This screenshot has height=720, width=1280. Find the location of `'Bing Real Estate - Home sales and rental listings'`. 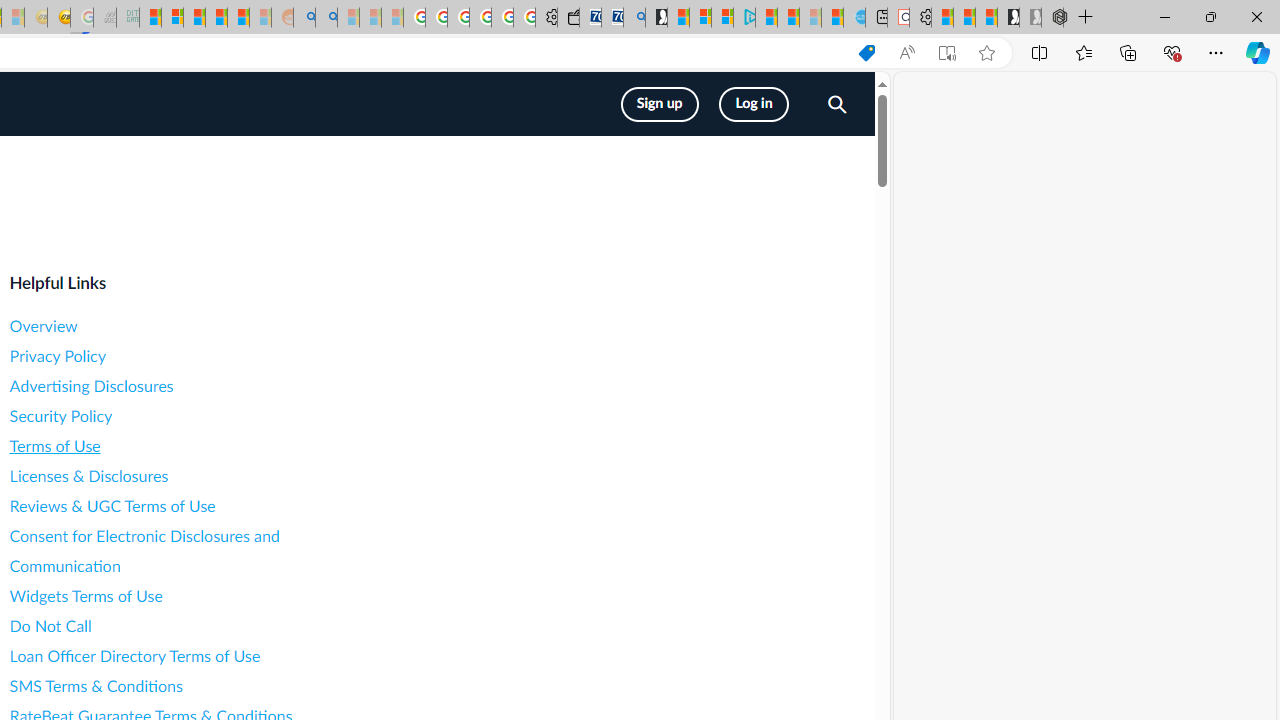

'Bing Real Estate - Home sales and rental listings' is located at coordinates (633, 17).